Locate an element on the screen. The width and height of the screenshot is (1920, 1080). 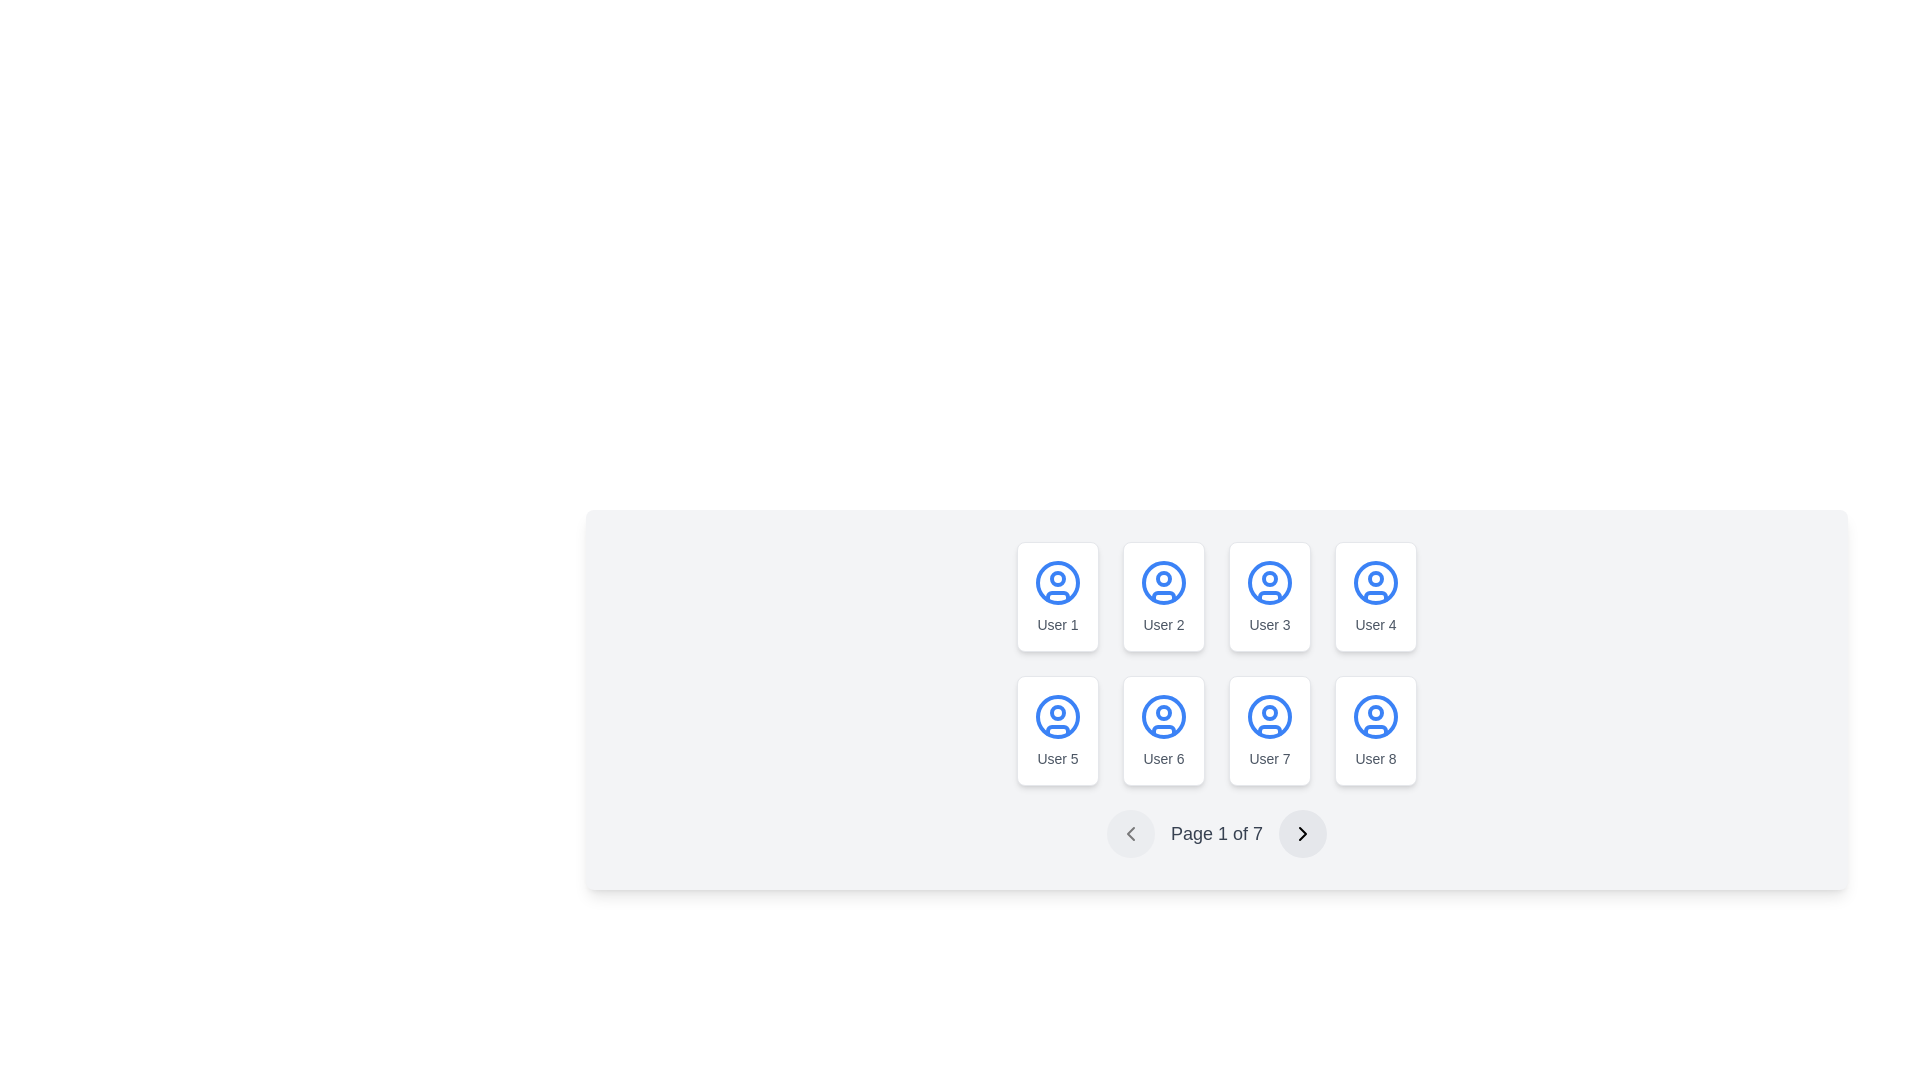
the text label displaying 'User 7', located beneath the User 7 icon in the second row of the grid layout on the right side is located at coordinates (1269, 759).